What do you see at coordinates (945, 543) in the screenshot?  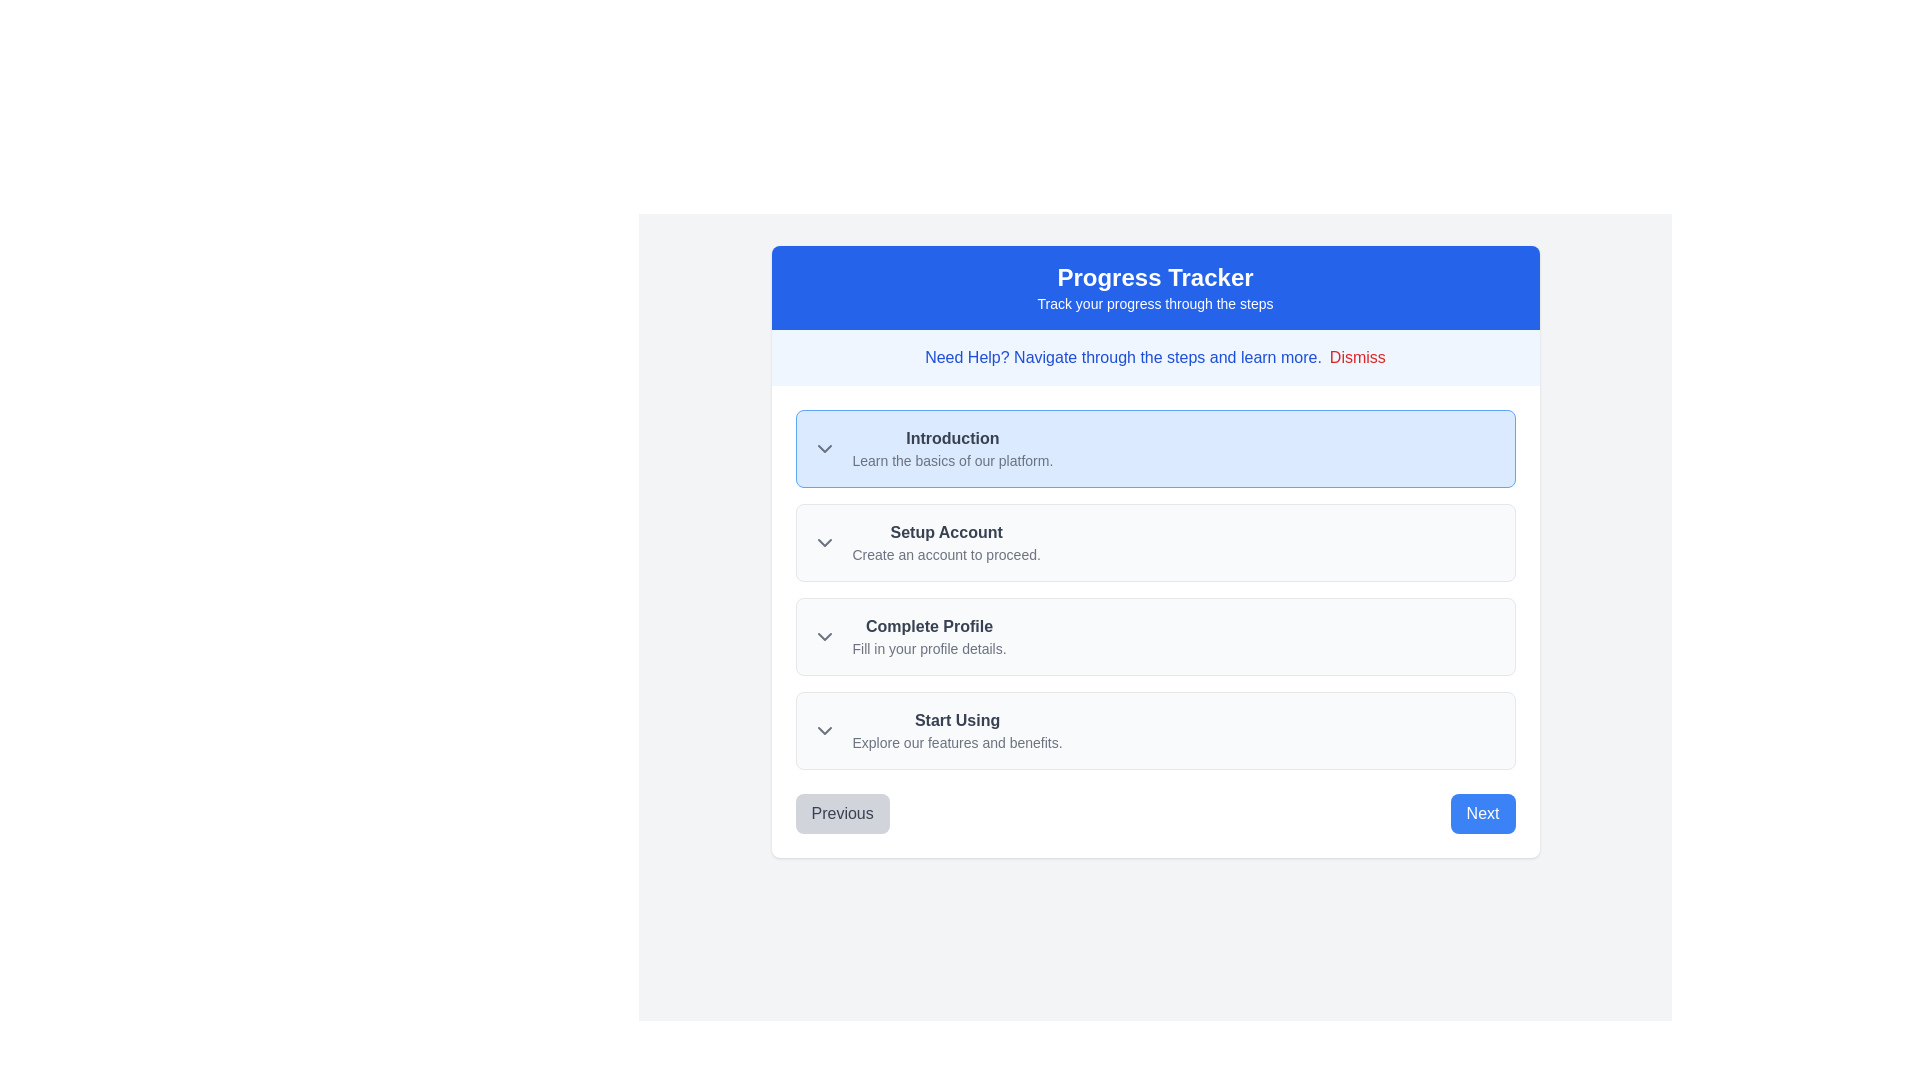 I see `text element indicating the second step in the progress tracker, which guides the user to set up an account` at bounding box center [945, 543].